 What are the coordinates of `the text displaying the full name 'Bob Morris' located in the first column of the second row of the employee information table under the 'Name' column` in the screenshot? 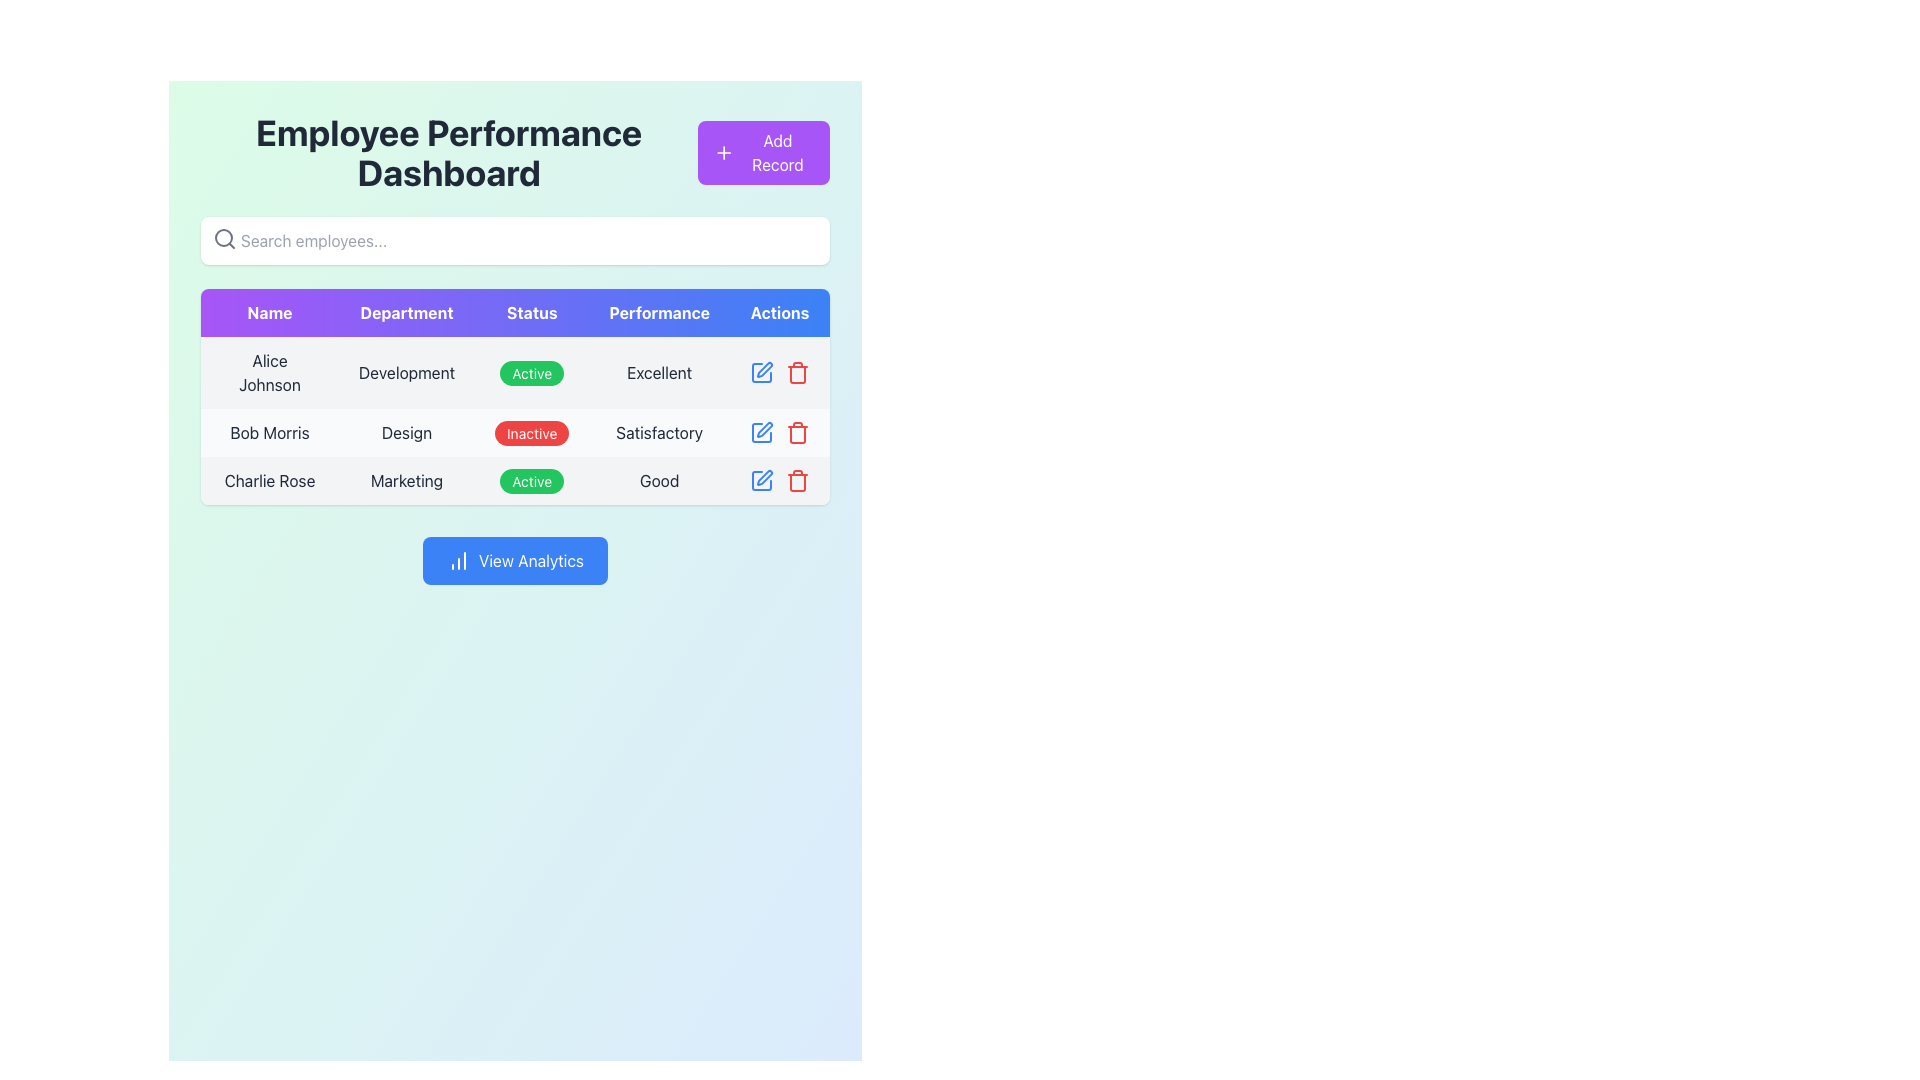 It's located at (268, 431).